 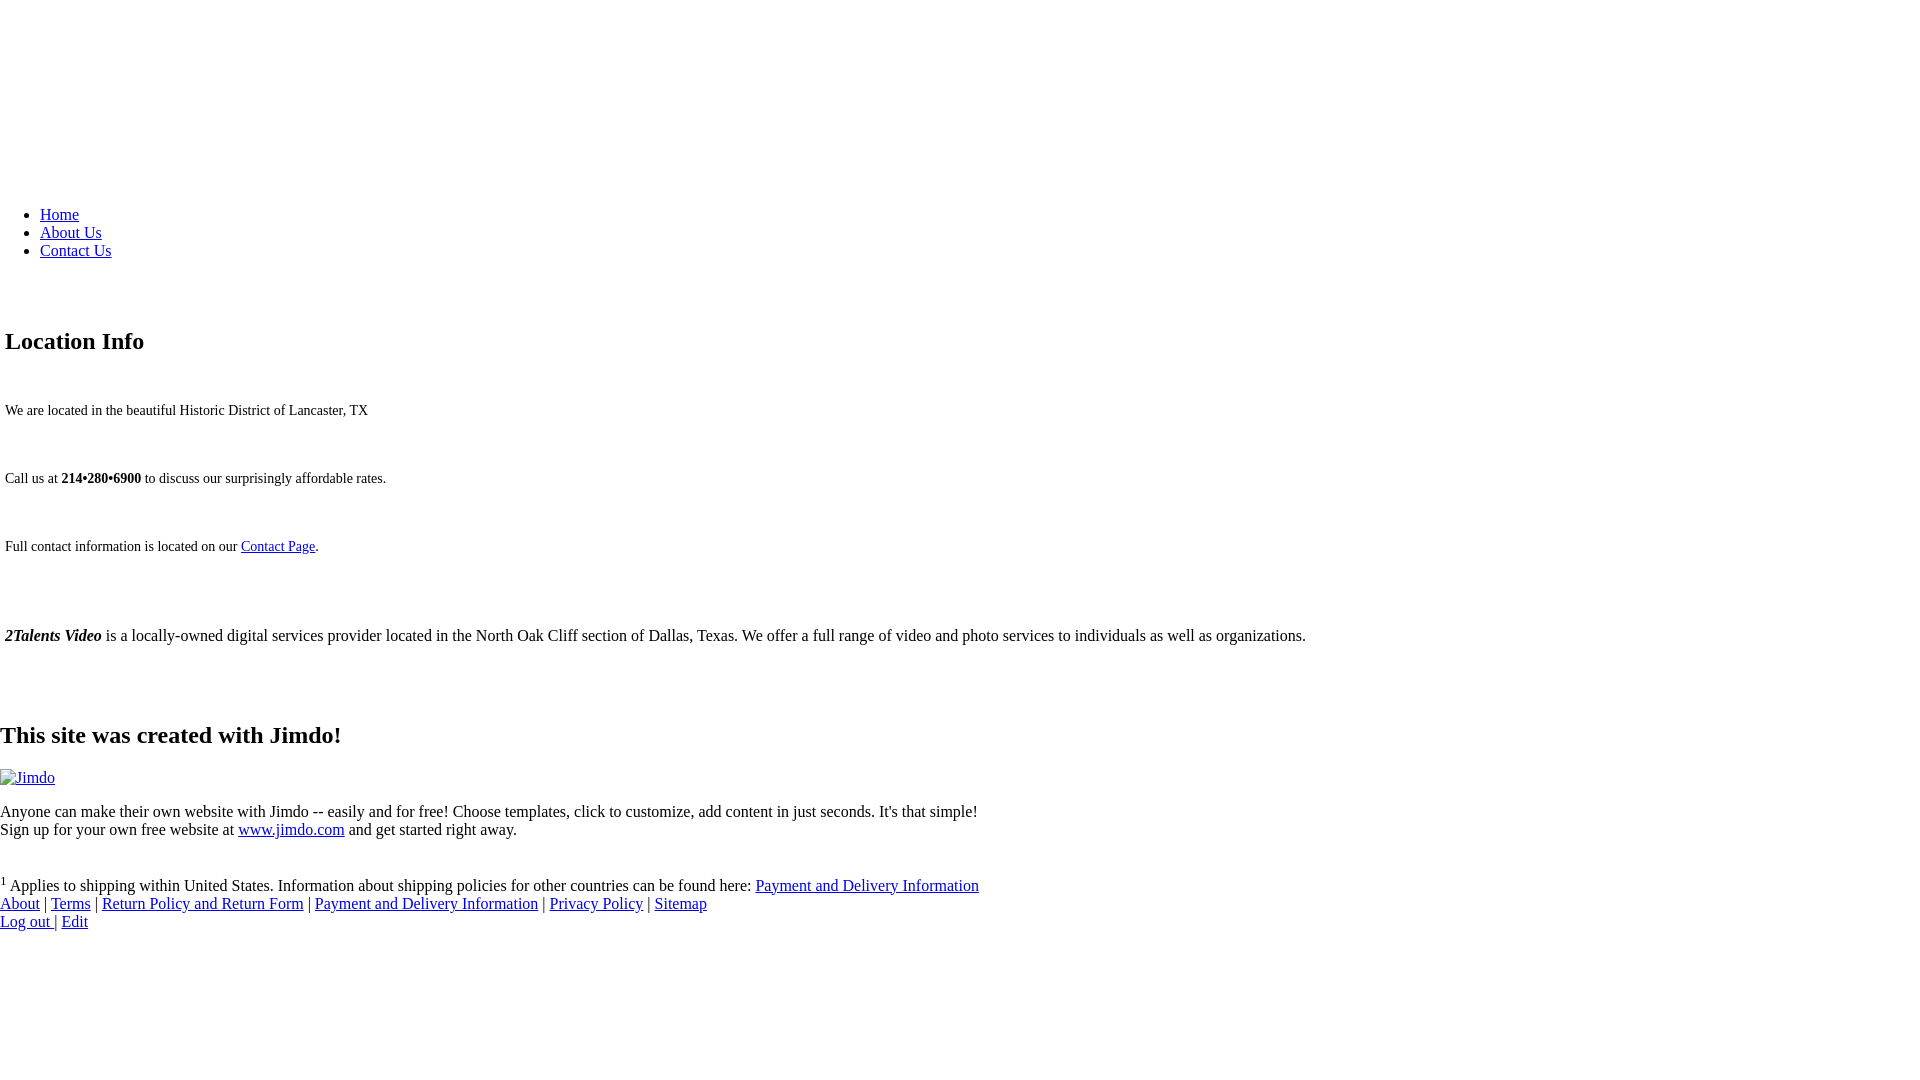 I want to click on 'Edit', so click(x=61, y=921).